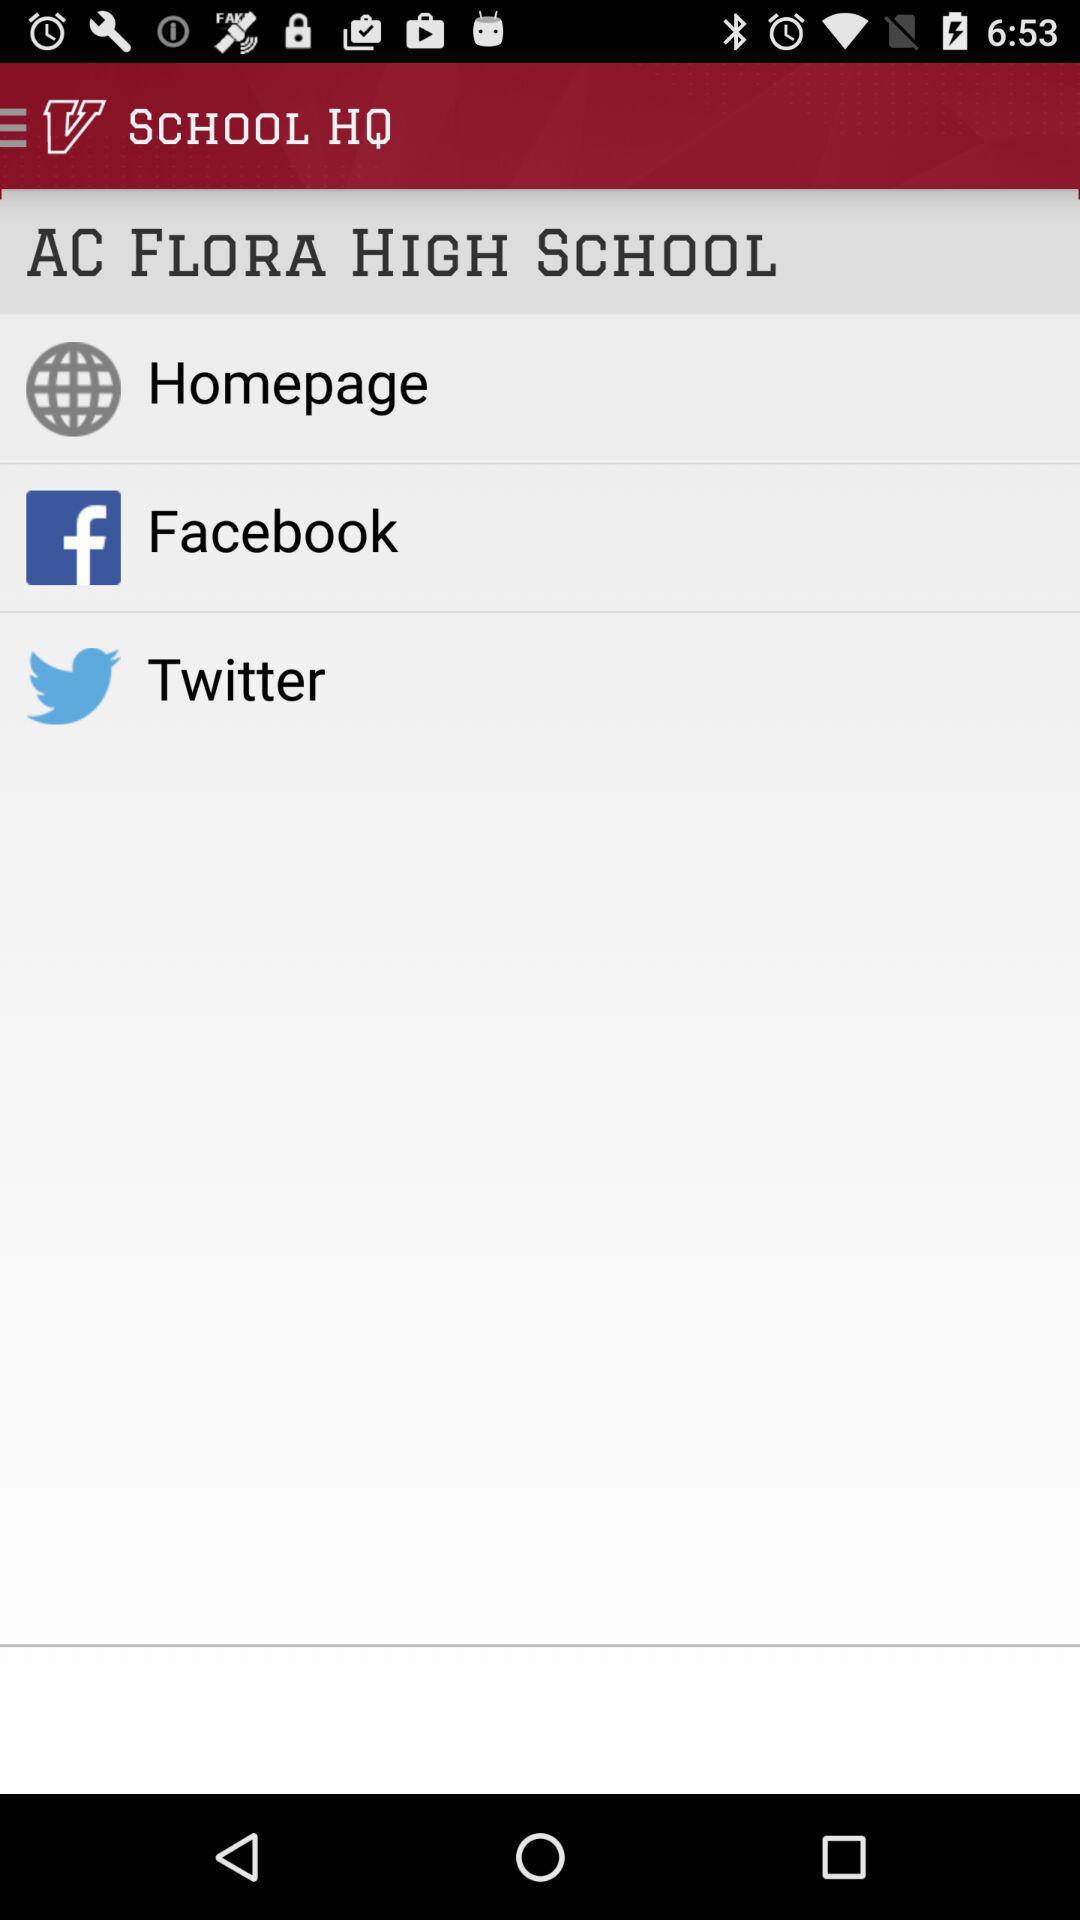  What do you see at coordinates (599, 529) in the screenshot?
I see `the item below homepage` at bounding box center [599, 529].